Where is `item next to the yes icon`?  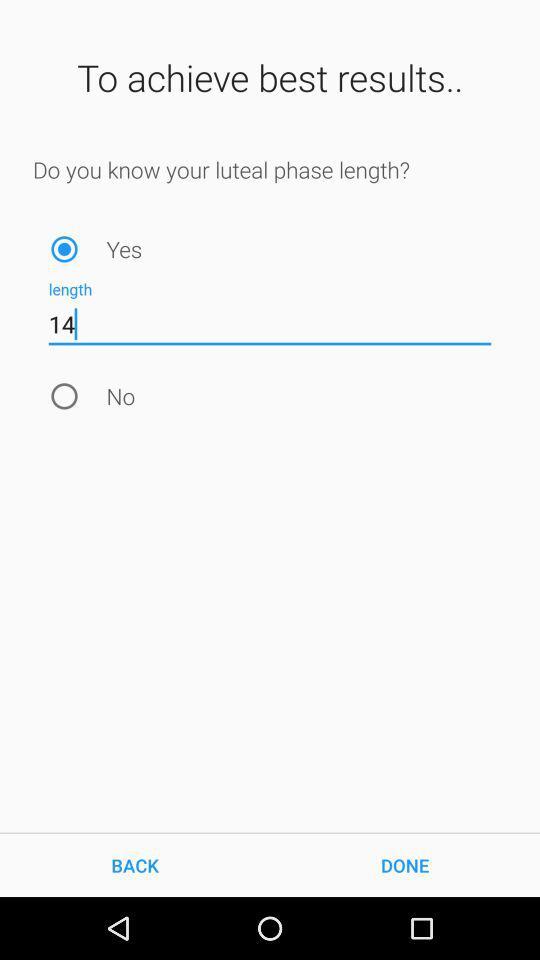 item next to the yes icon is located at coordinates (64, 248).